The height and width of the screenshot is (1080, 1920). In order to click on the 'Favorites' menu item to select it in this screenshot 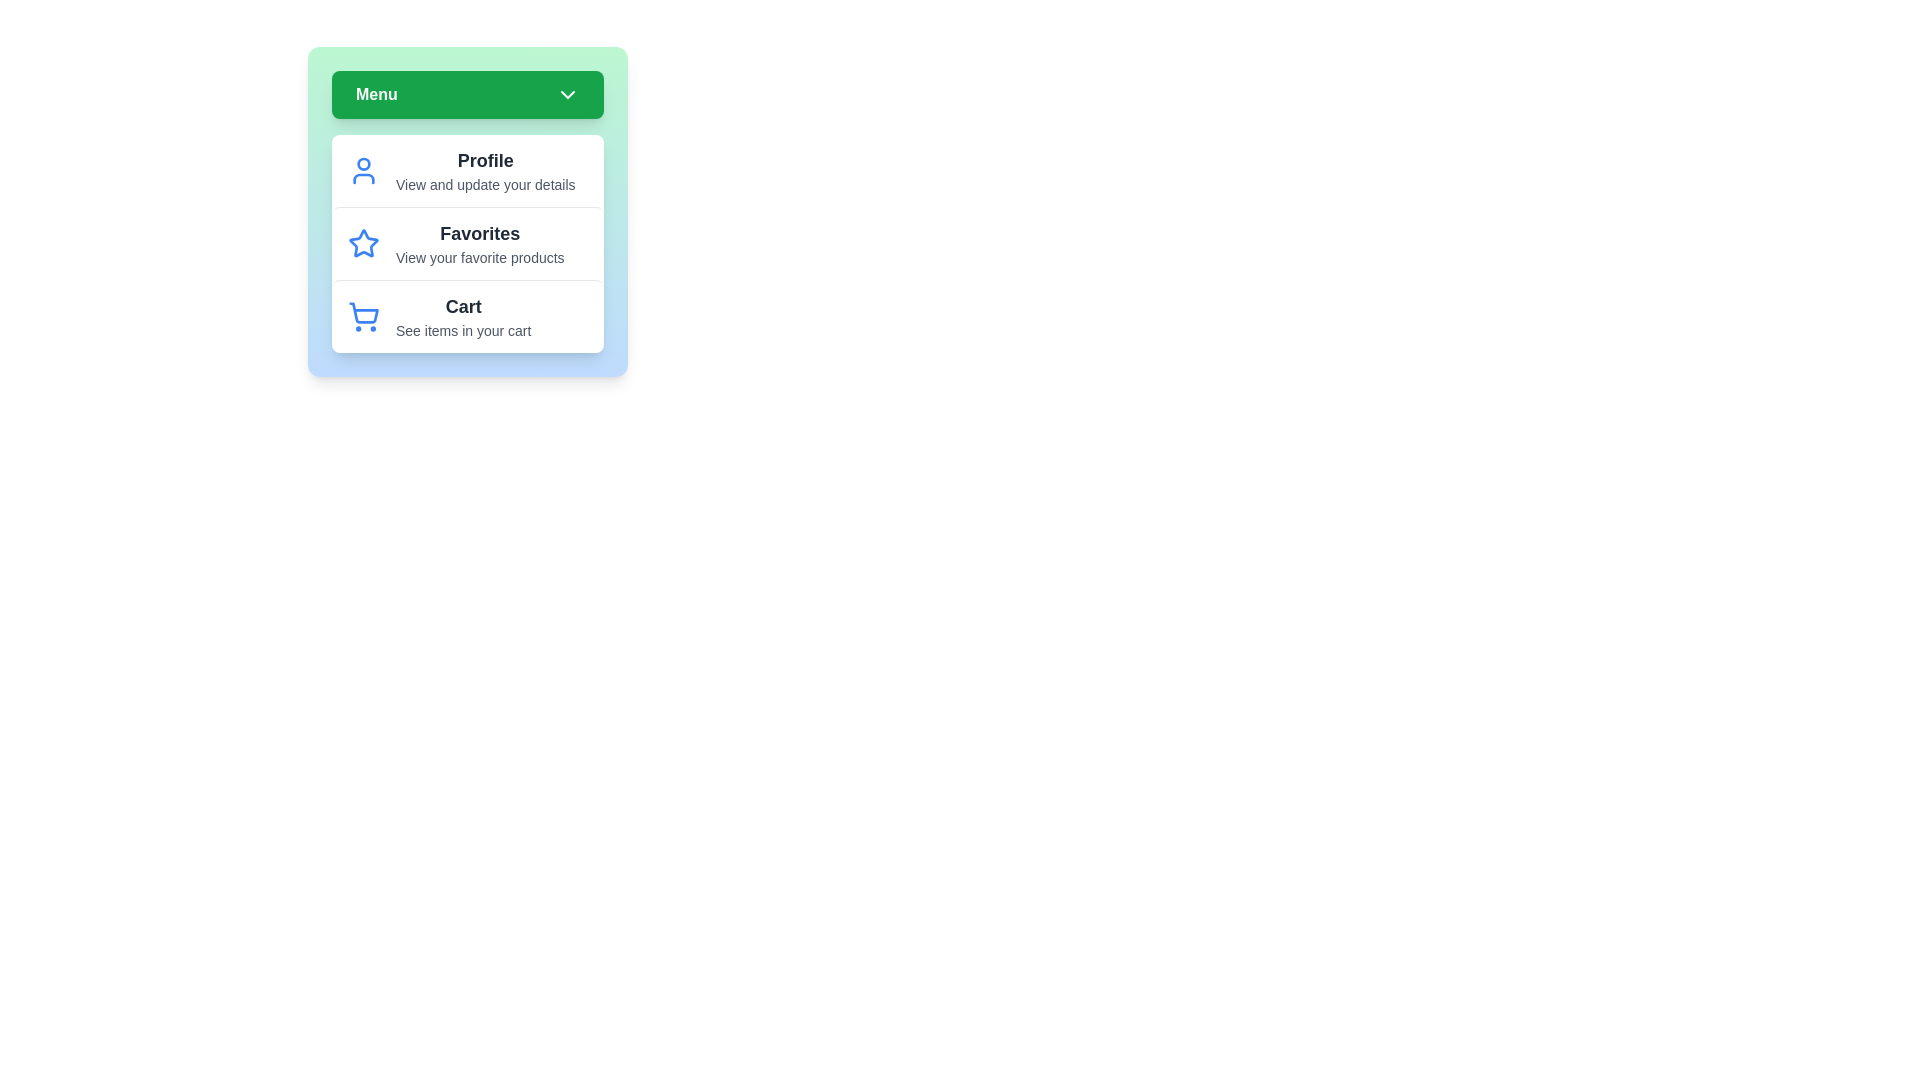, I will do `click(466, 242)`.